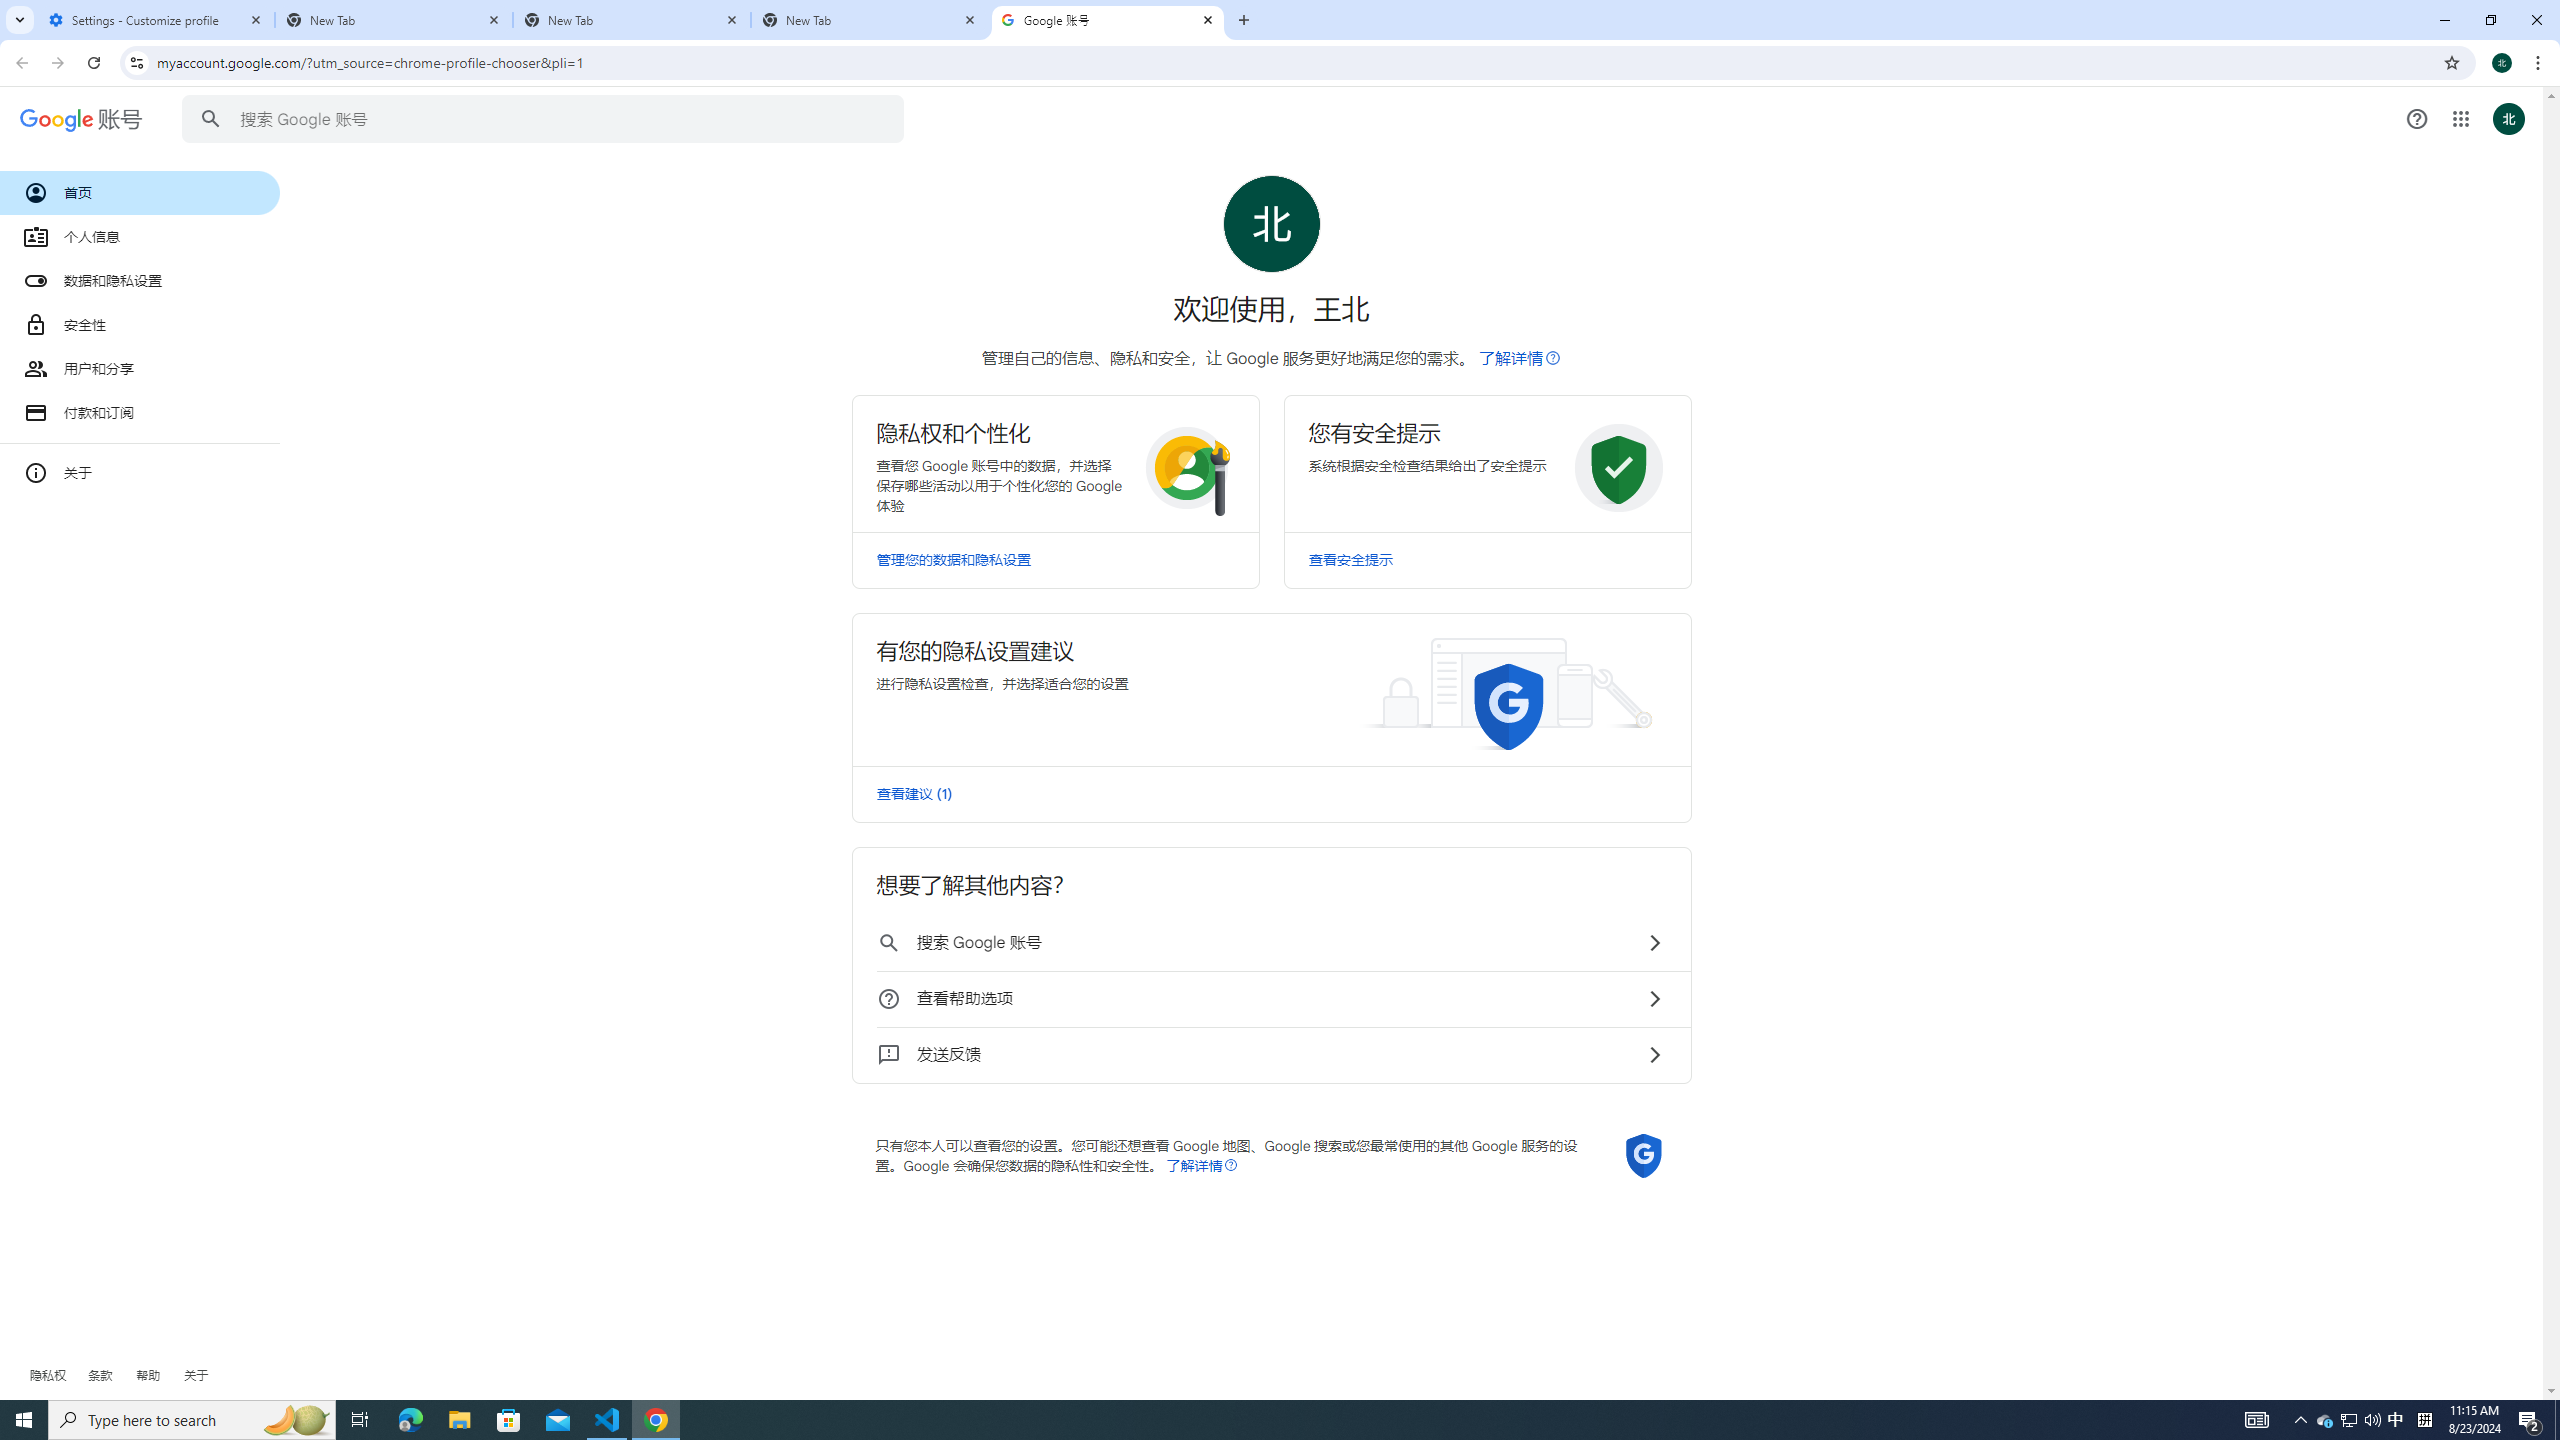 The width and height of the screenshot is (2560, 1440). I want to click on 'Settings - Customize profile', so click(155, 19).